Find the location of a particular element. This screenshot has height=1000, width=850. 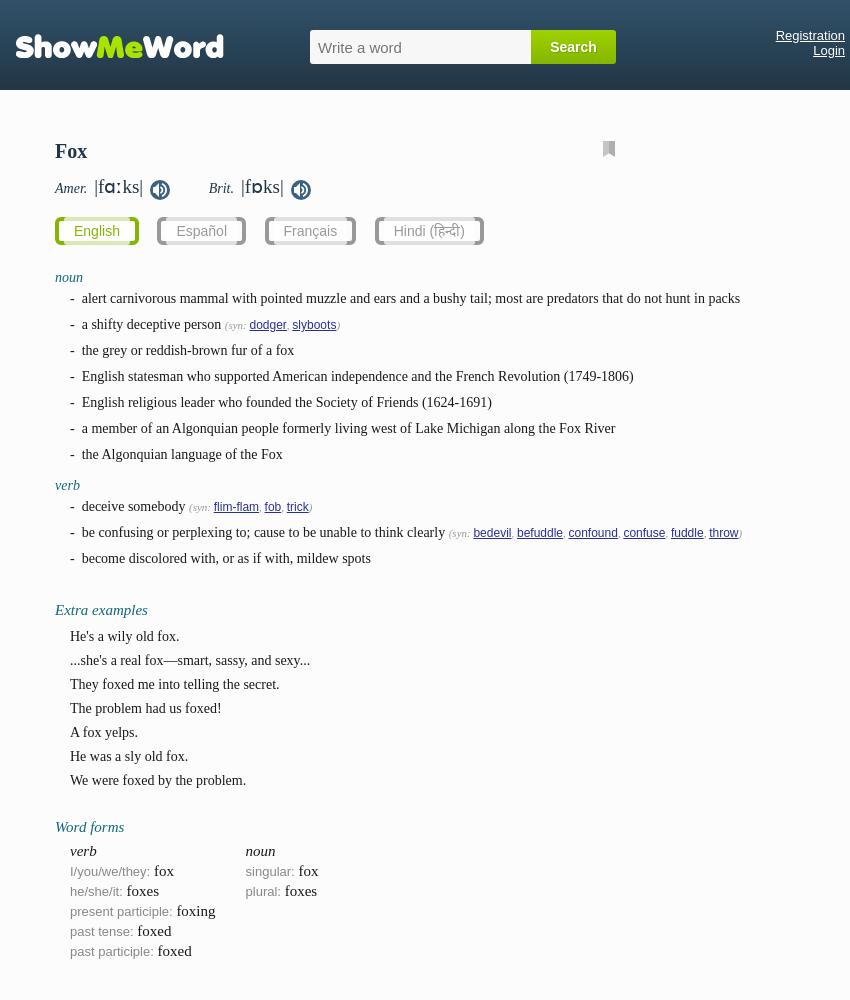

'singular:' is located at coordinates (268, 870).